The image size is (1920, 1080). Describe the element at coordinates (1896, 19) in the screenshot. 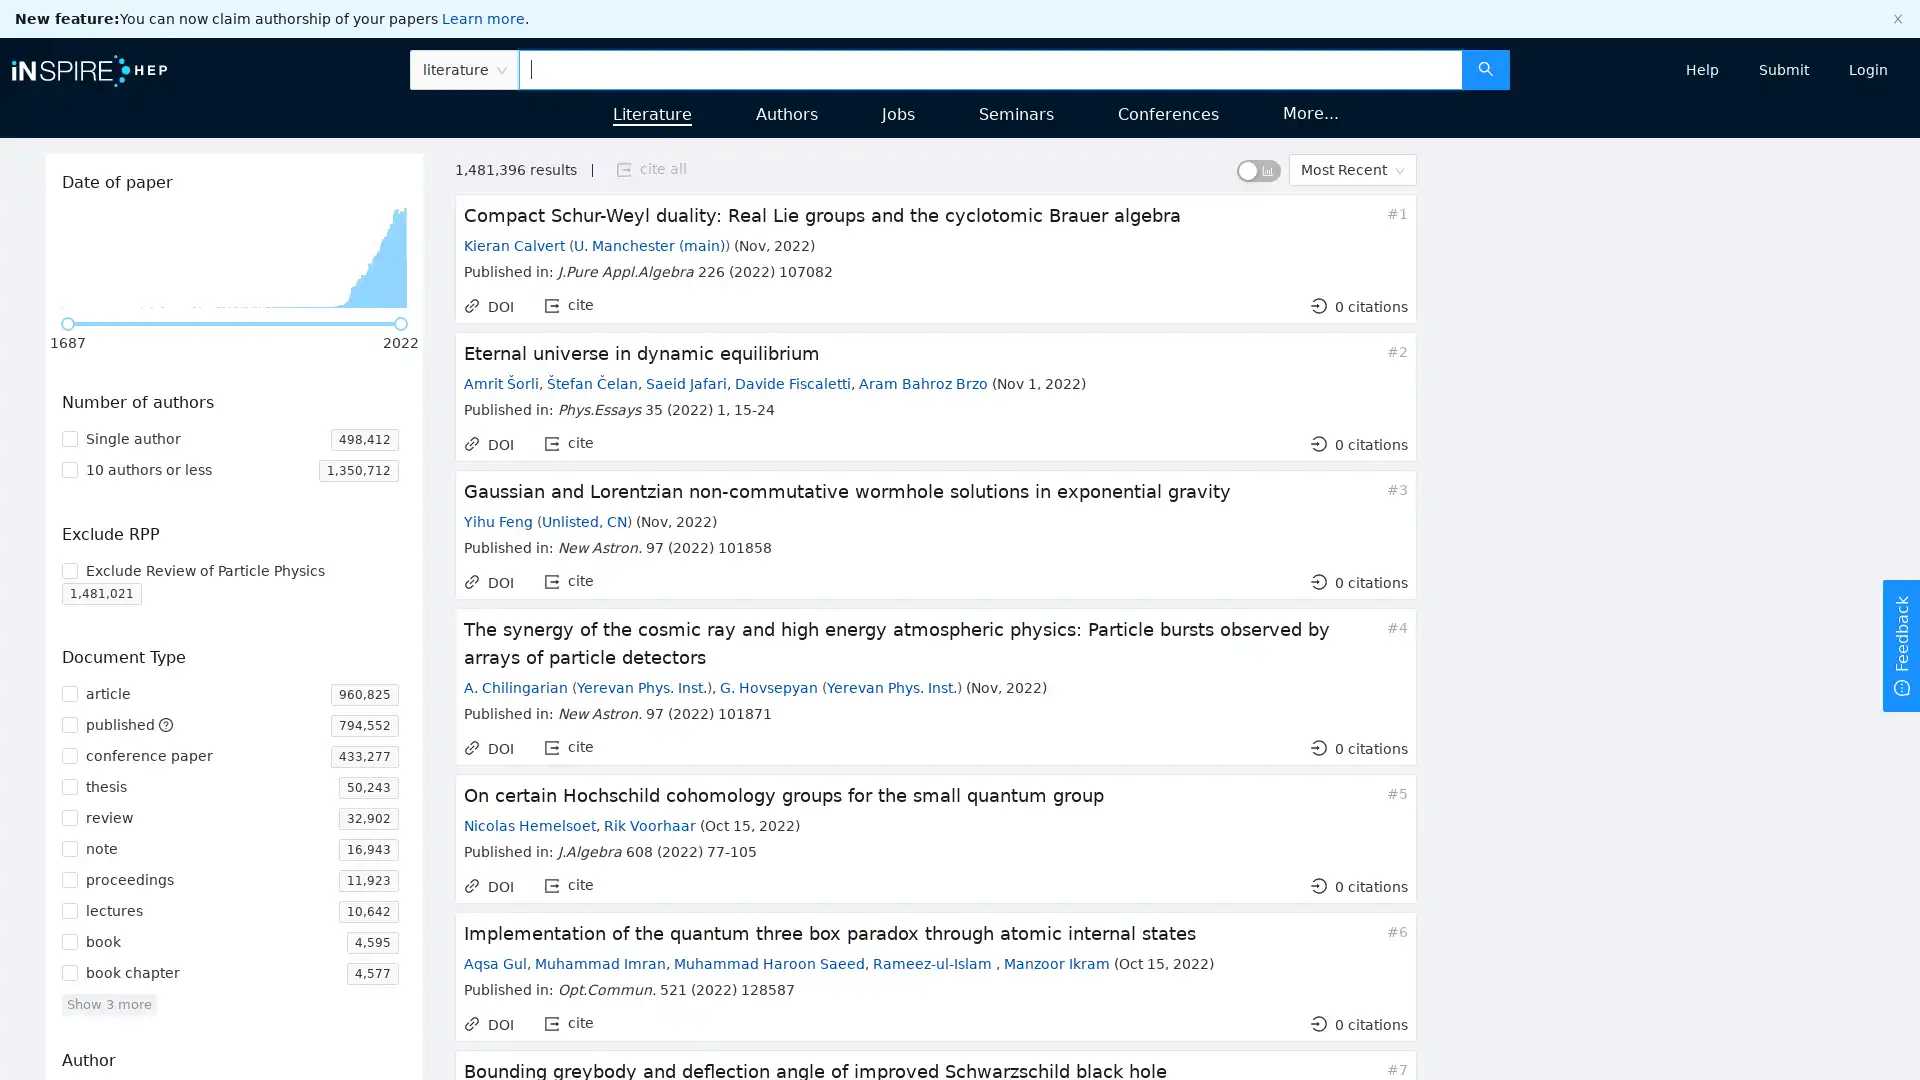

I see `close` at that location.